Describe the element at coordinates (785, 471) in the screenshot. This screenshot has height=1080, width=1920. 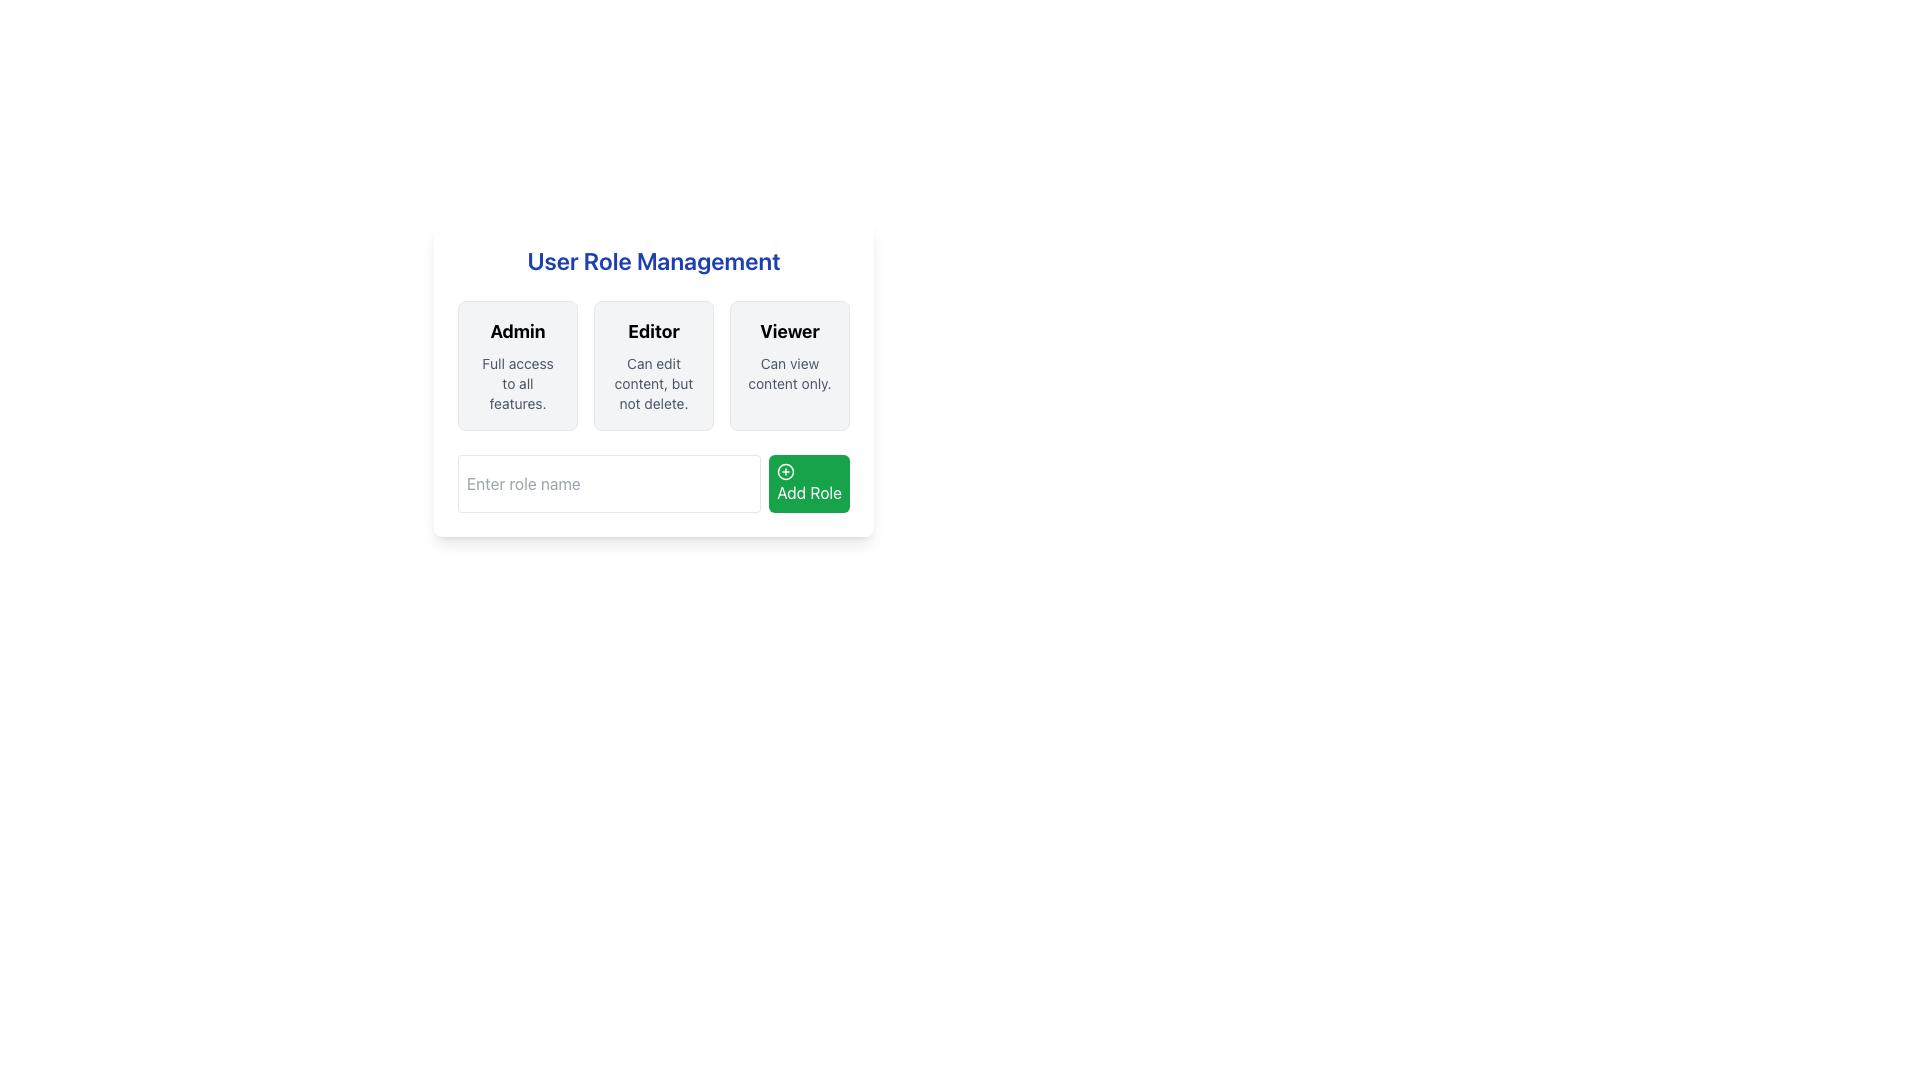
I see `the circular element within the 'Add Role' green button icon, which is centrally located in the interface layout and features a cross symbol, indicating potential actions like addition` at that location.